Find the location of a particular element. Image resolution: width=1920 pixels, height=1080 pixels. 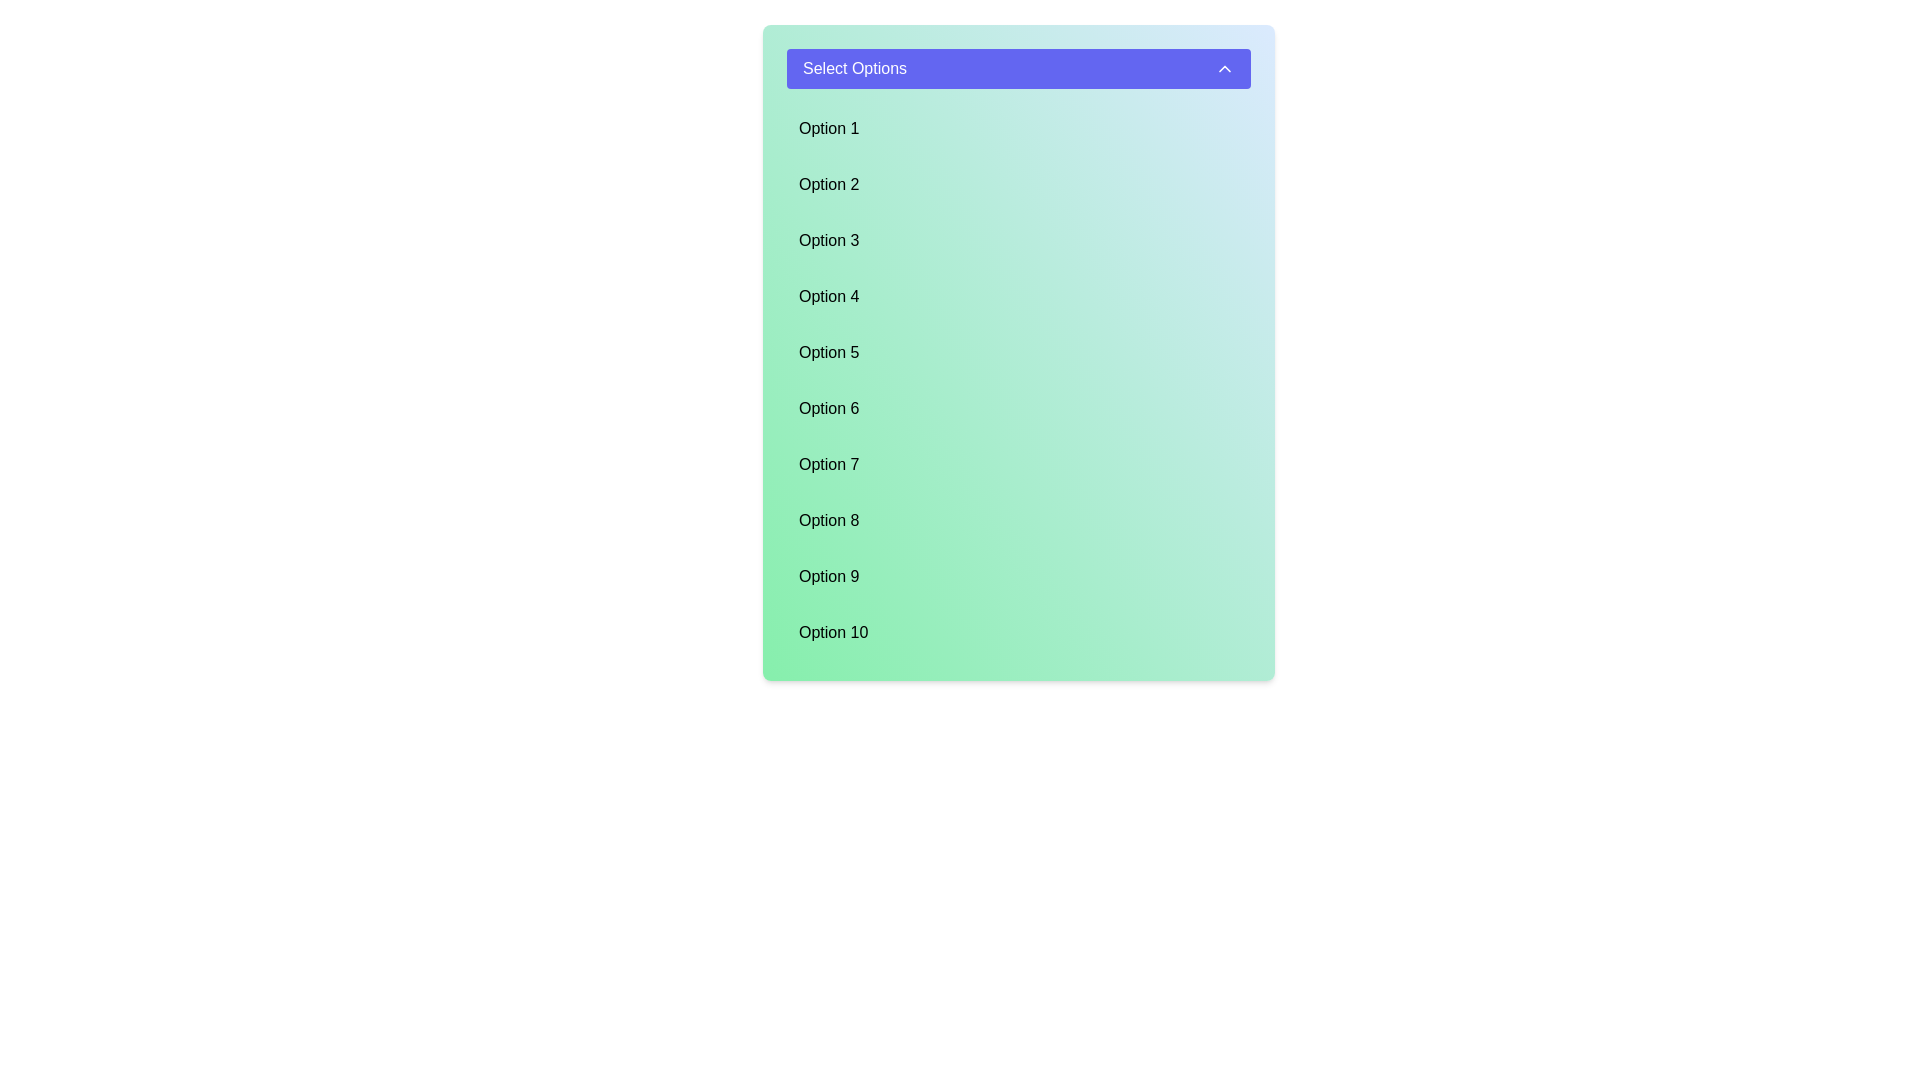

the text label displaying 'Select Options' which is styled with a white font over a blue background, located near the top of the dropdown menu panel is located at coordinates (854, 68).